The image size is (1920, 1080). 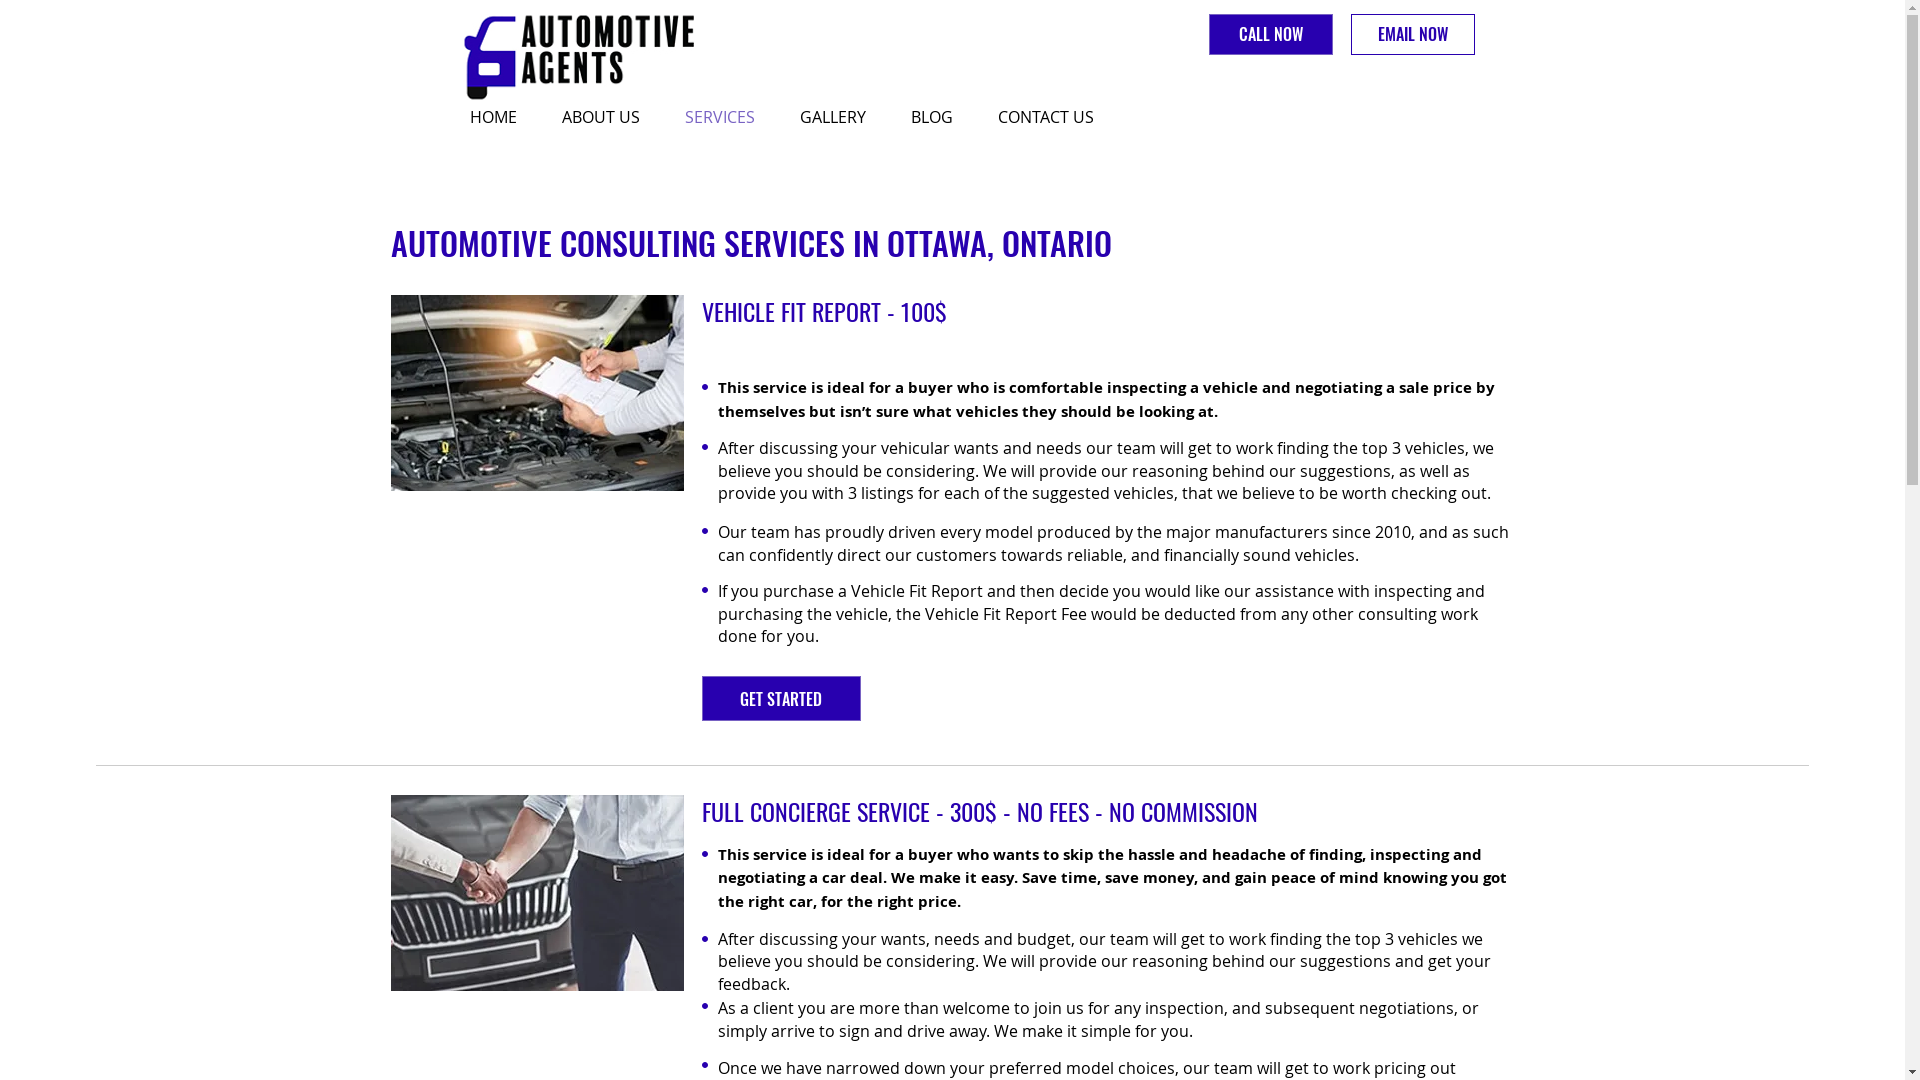 What do you see at coordinates (453, 116) in the screenshot?
I see `'HOME'` at bounding box center [453, 116].